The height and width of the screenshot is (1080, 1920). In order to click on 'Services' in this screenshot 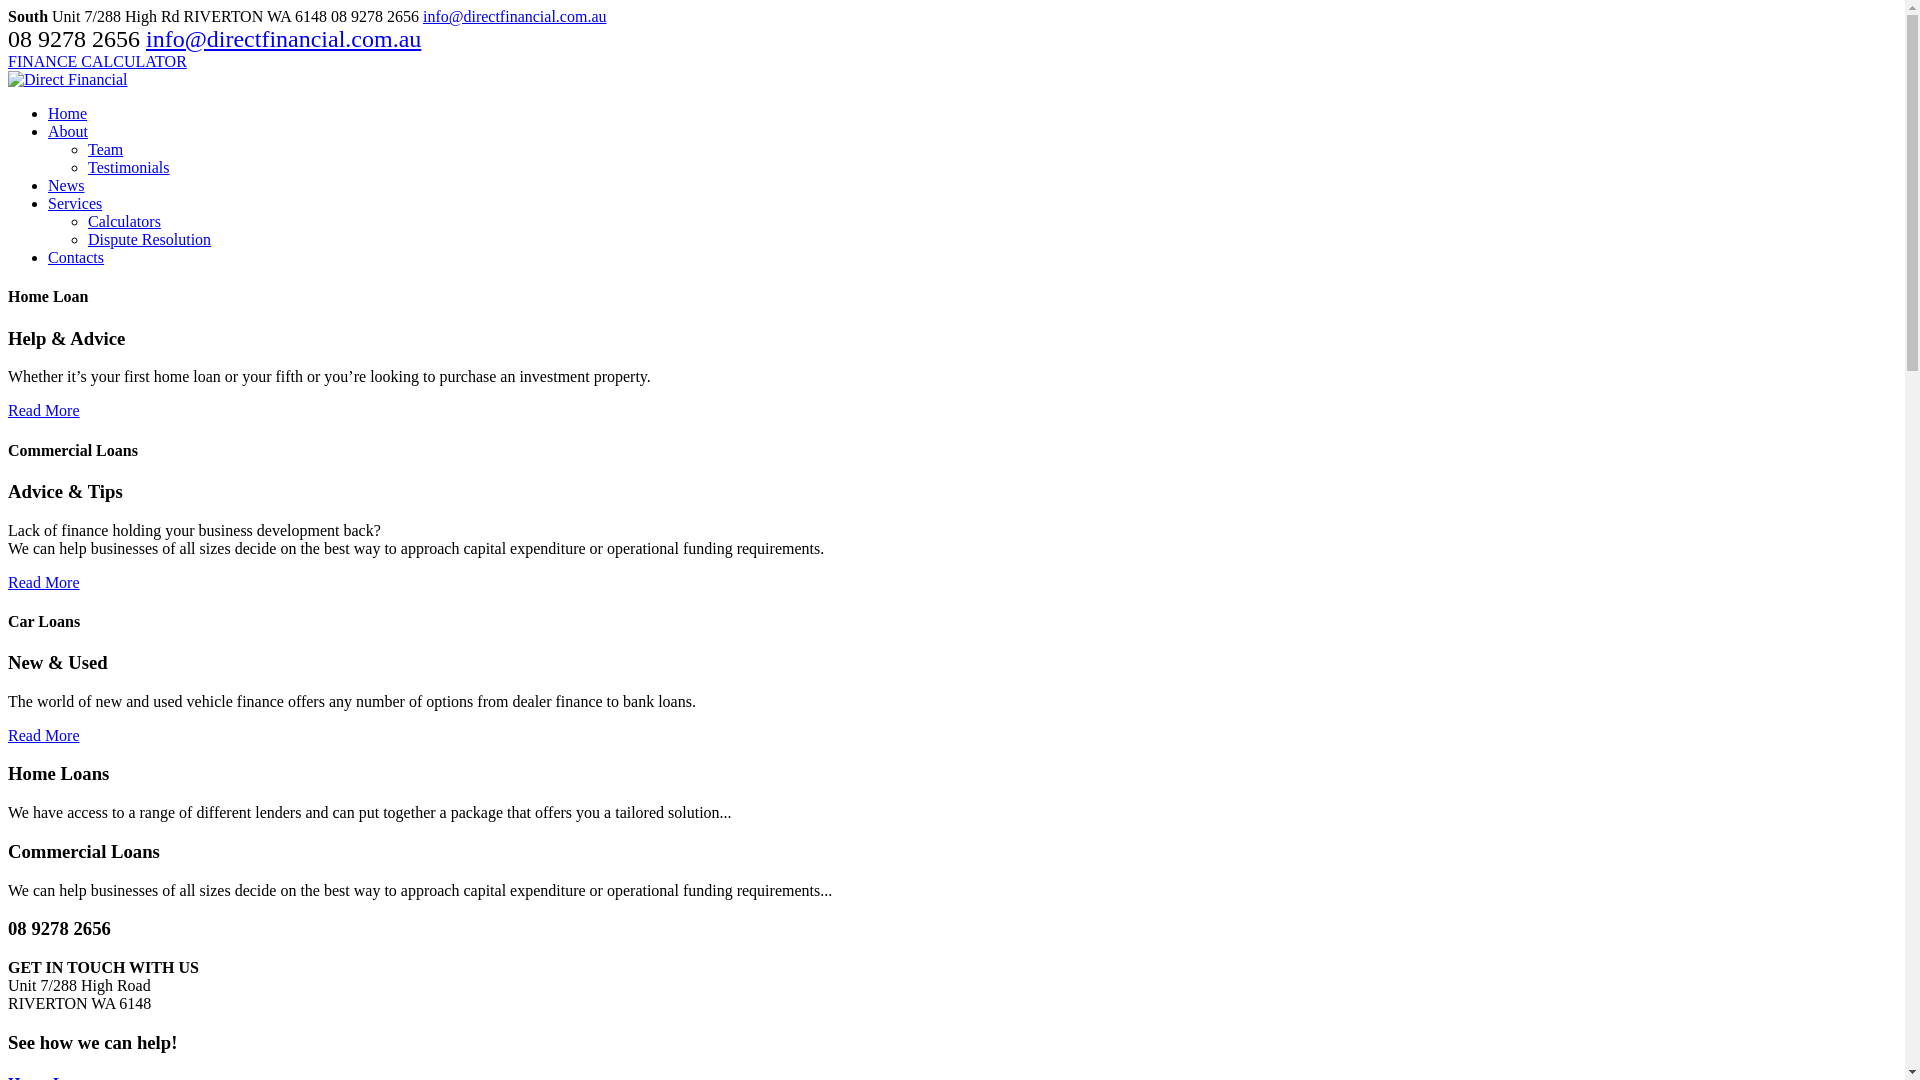, I will do `click(75, 203)`.